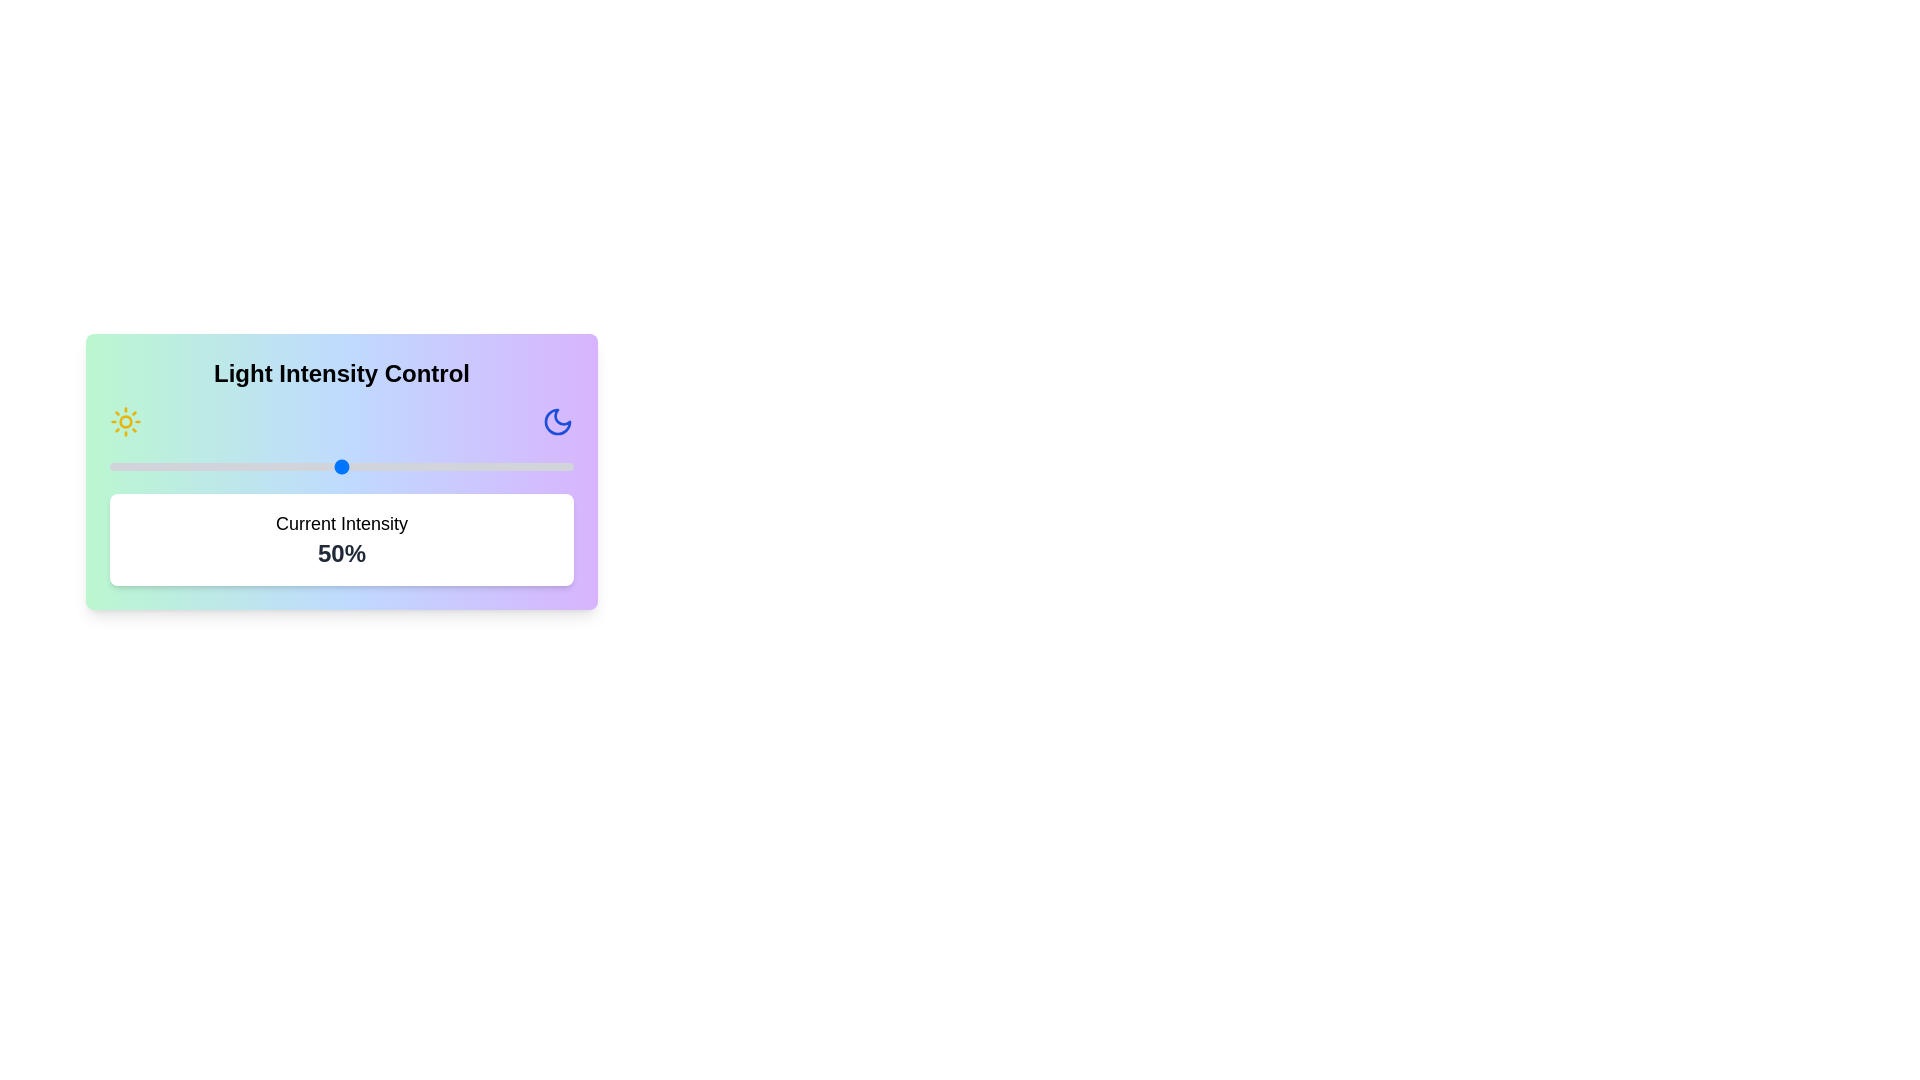 The width and height of the screenshot is (1920, 1080). Describe the element at coordinates (557, 420) in the screenshot. I see `the crescent moon icon located in the top-right corner of the 'Light Intensity Control' card` at that location.